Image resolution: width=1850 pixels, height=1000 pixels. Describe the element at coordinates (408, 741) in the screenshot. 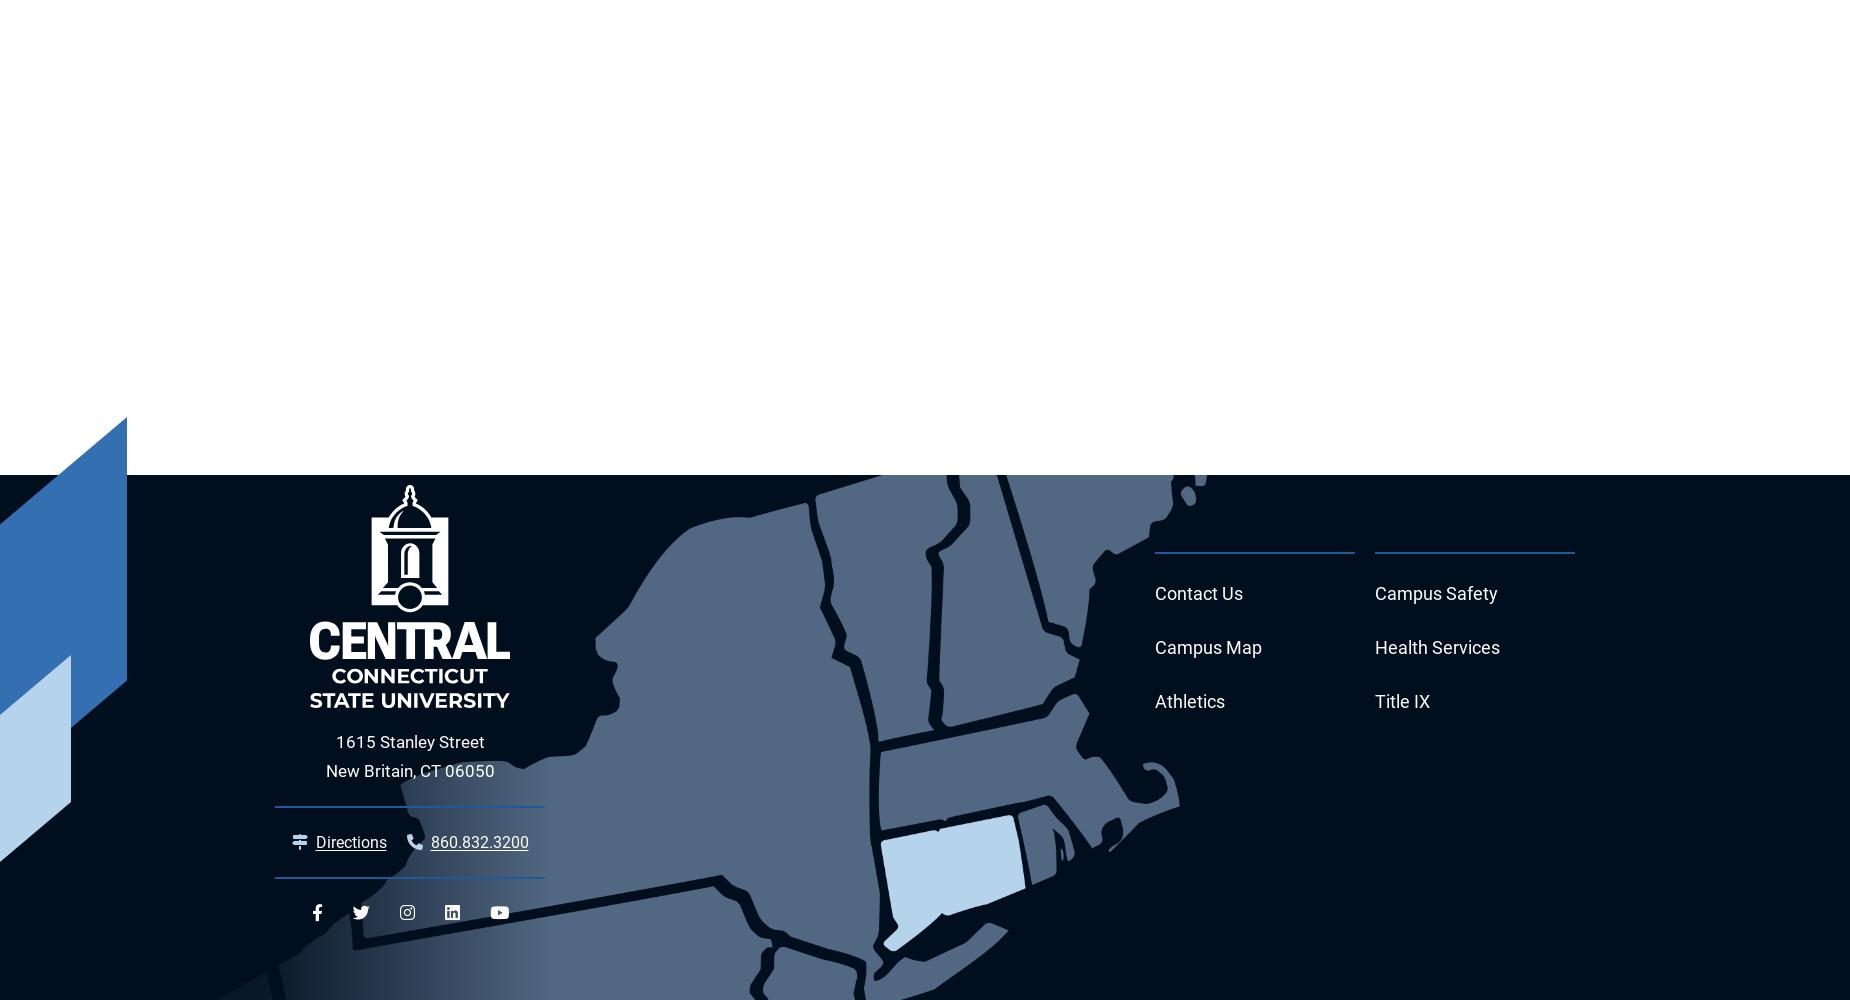

I see `'1615 Stanley Street'` at that location.